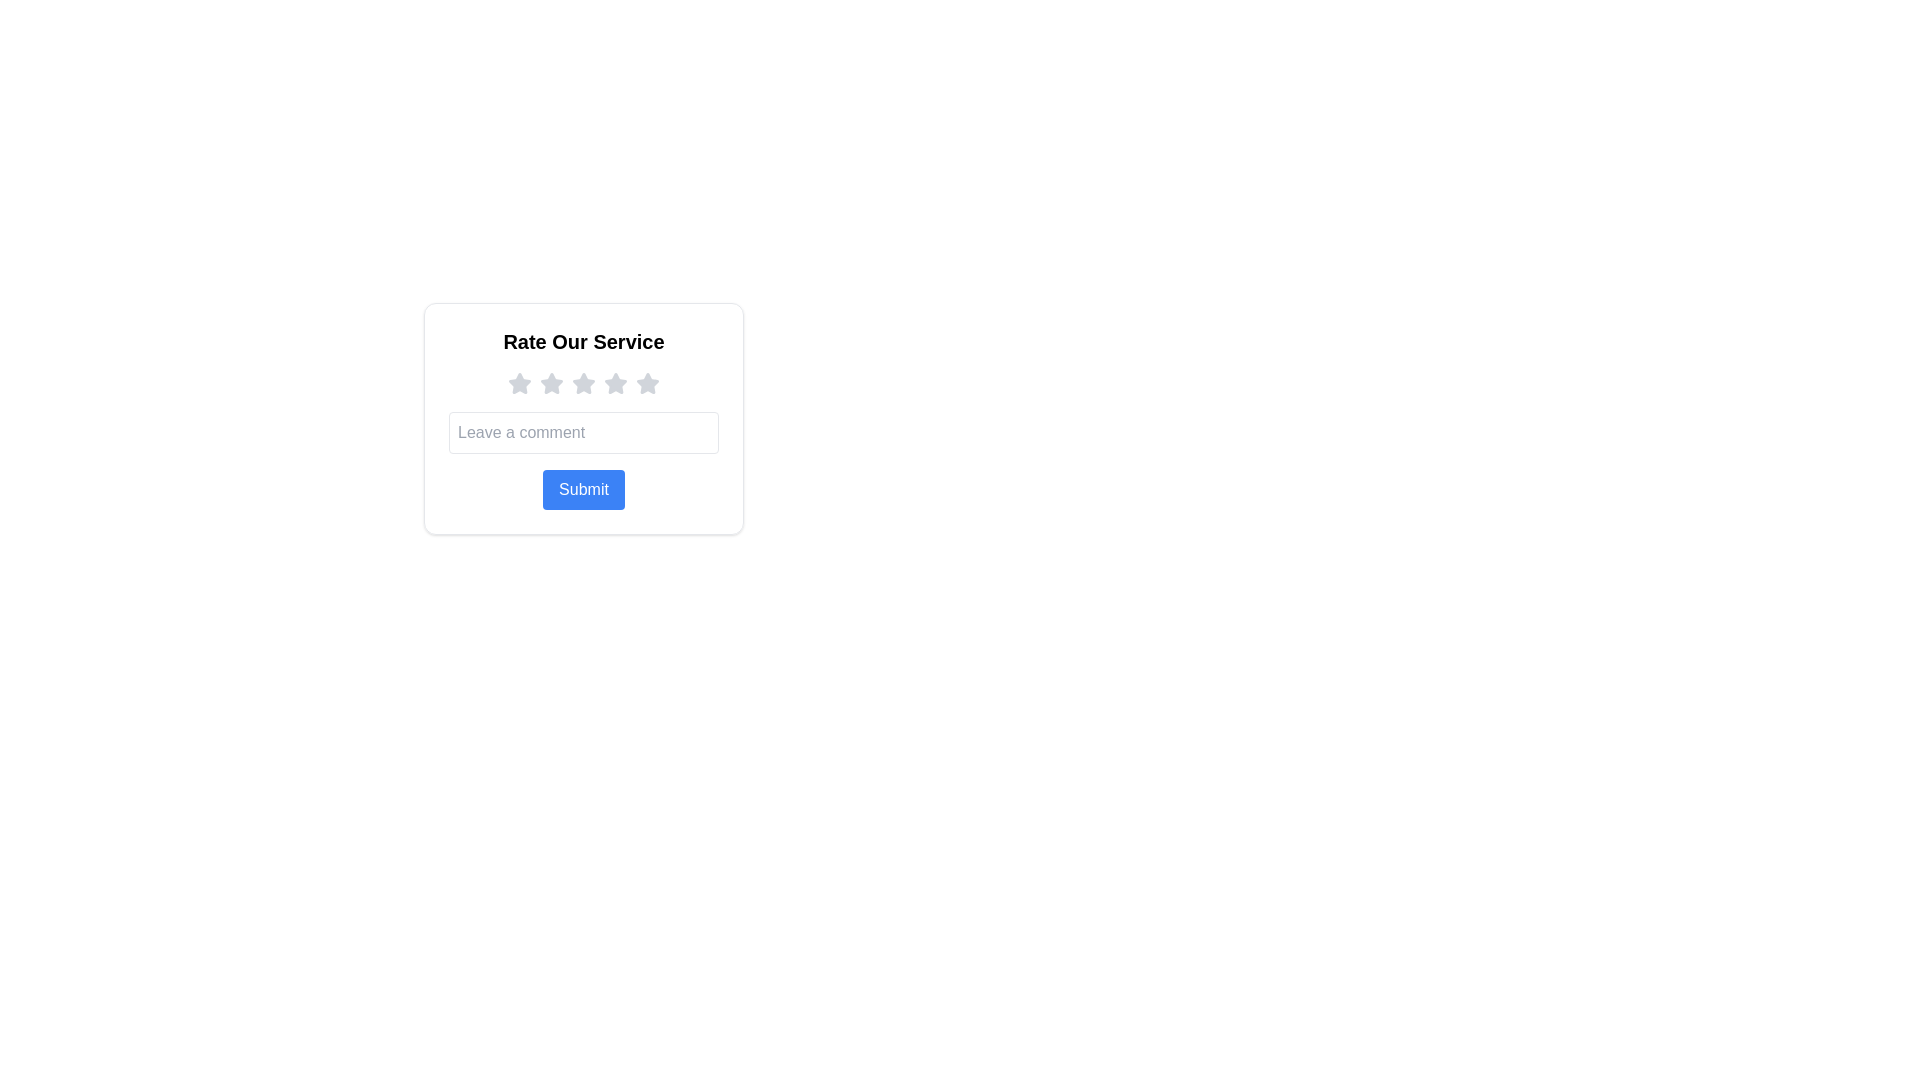 Image resolution: width=1920 pixels, height=1080 pixels. Describe the element at coordinates (648, 383) in the screenshot. I see `the fifth star icon in the rating system` at that location.